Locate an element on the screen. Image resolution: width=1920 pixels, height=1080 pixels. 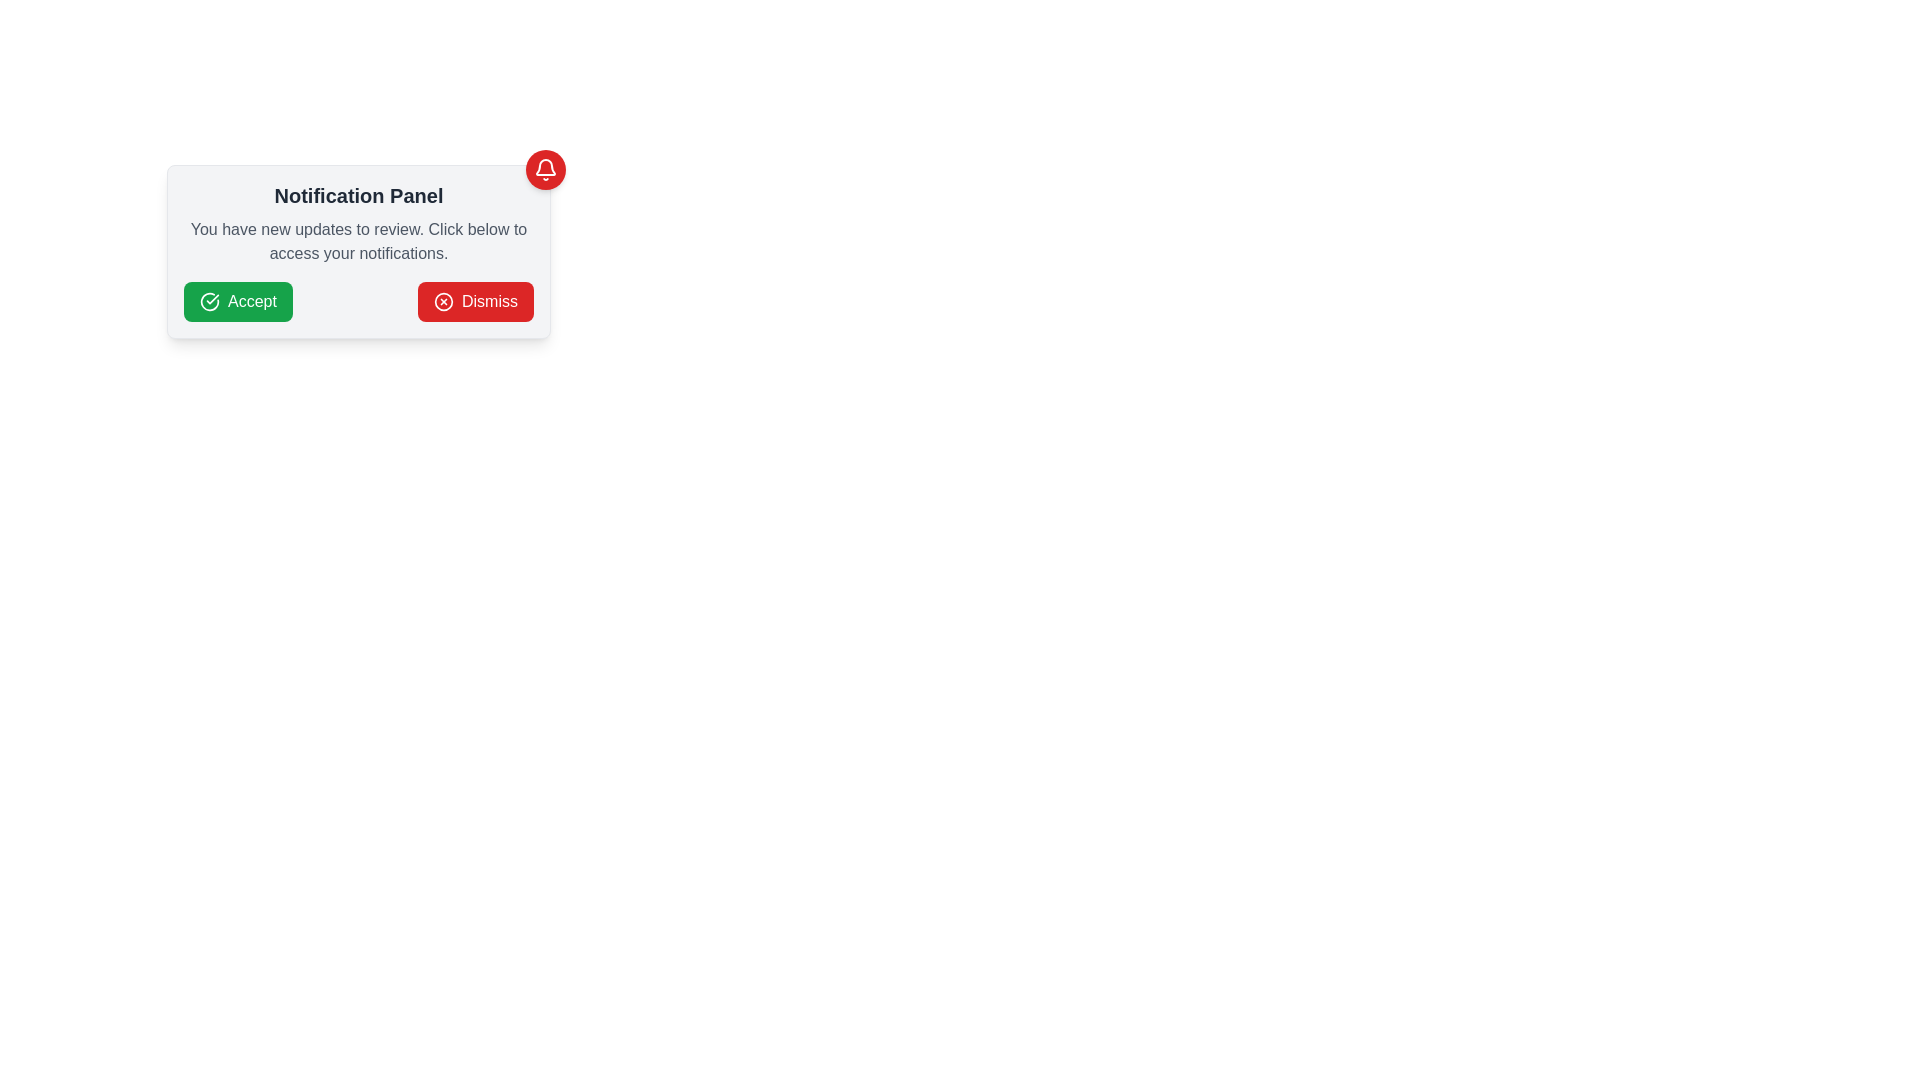
the circular dismiss icon with a white outlined 'X' on a red background, located to the left of the 'Dismiss' text in the button group is located at coordinates (443, 301).